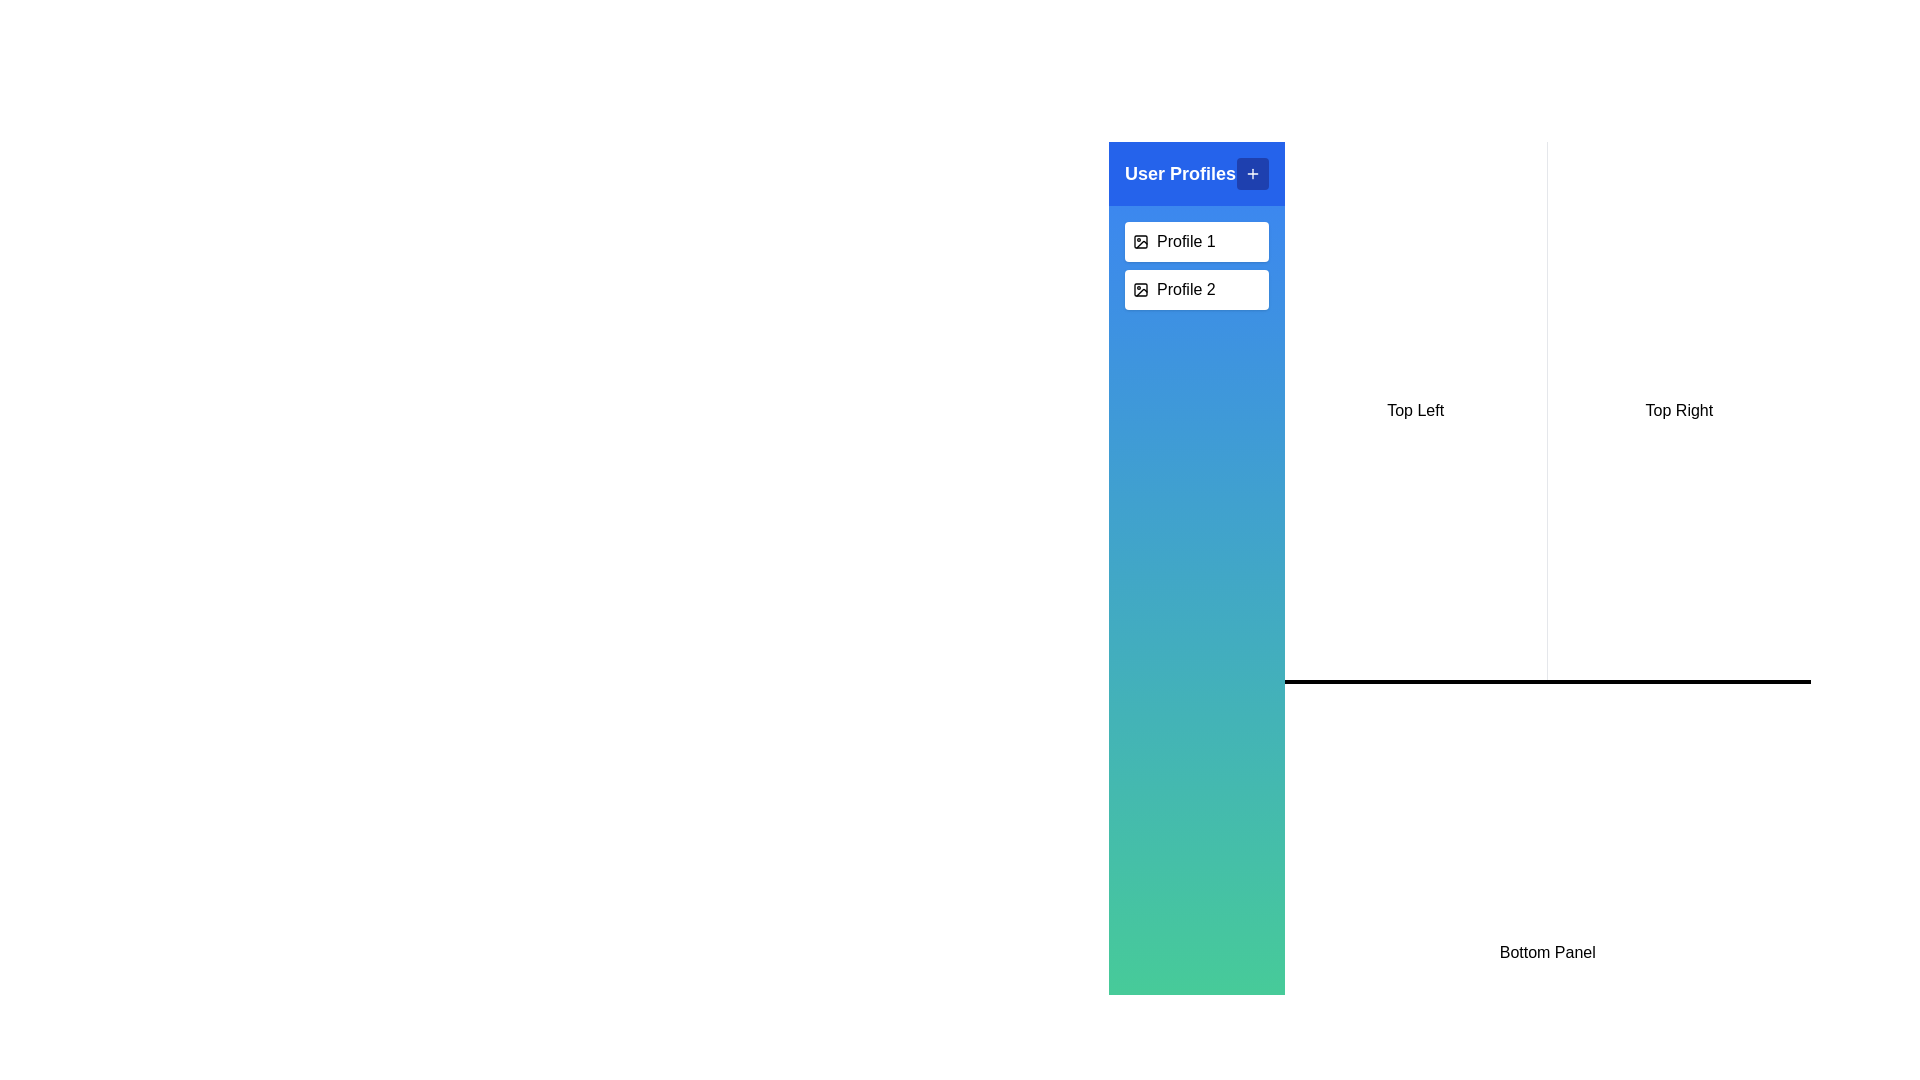 This screenshot has height=1080, width=1920. I want to click on the rounded rectangle graphical canvas that is part of the image icon for 'Profile 1', so click(1141, 241).